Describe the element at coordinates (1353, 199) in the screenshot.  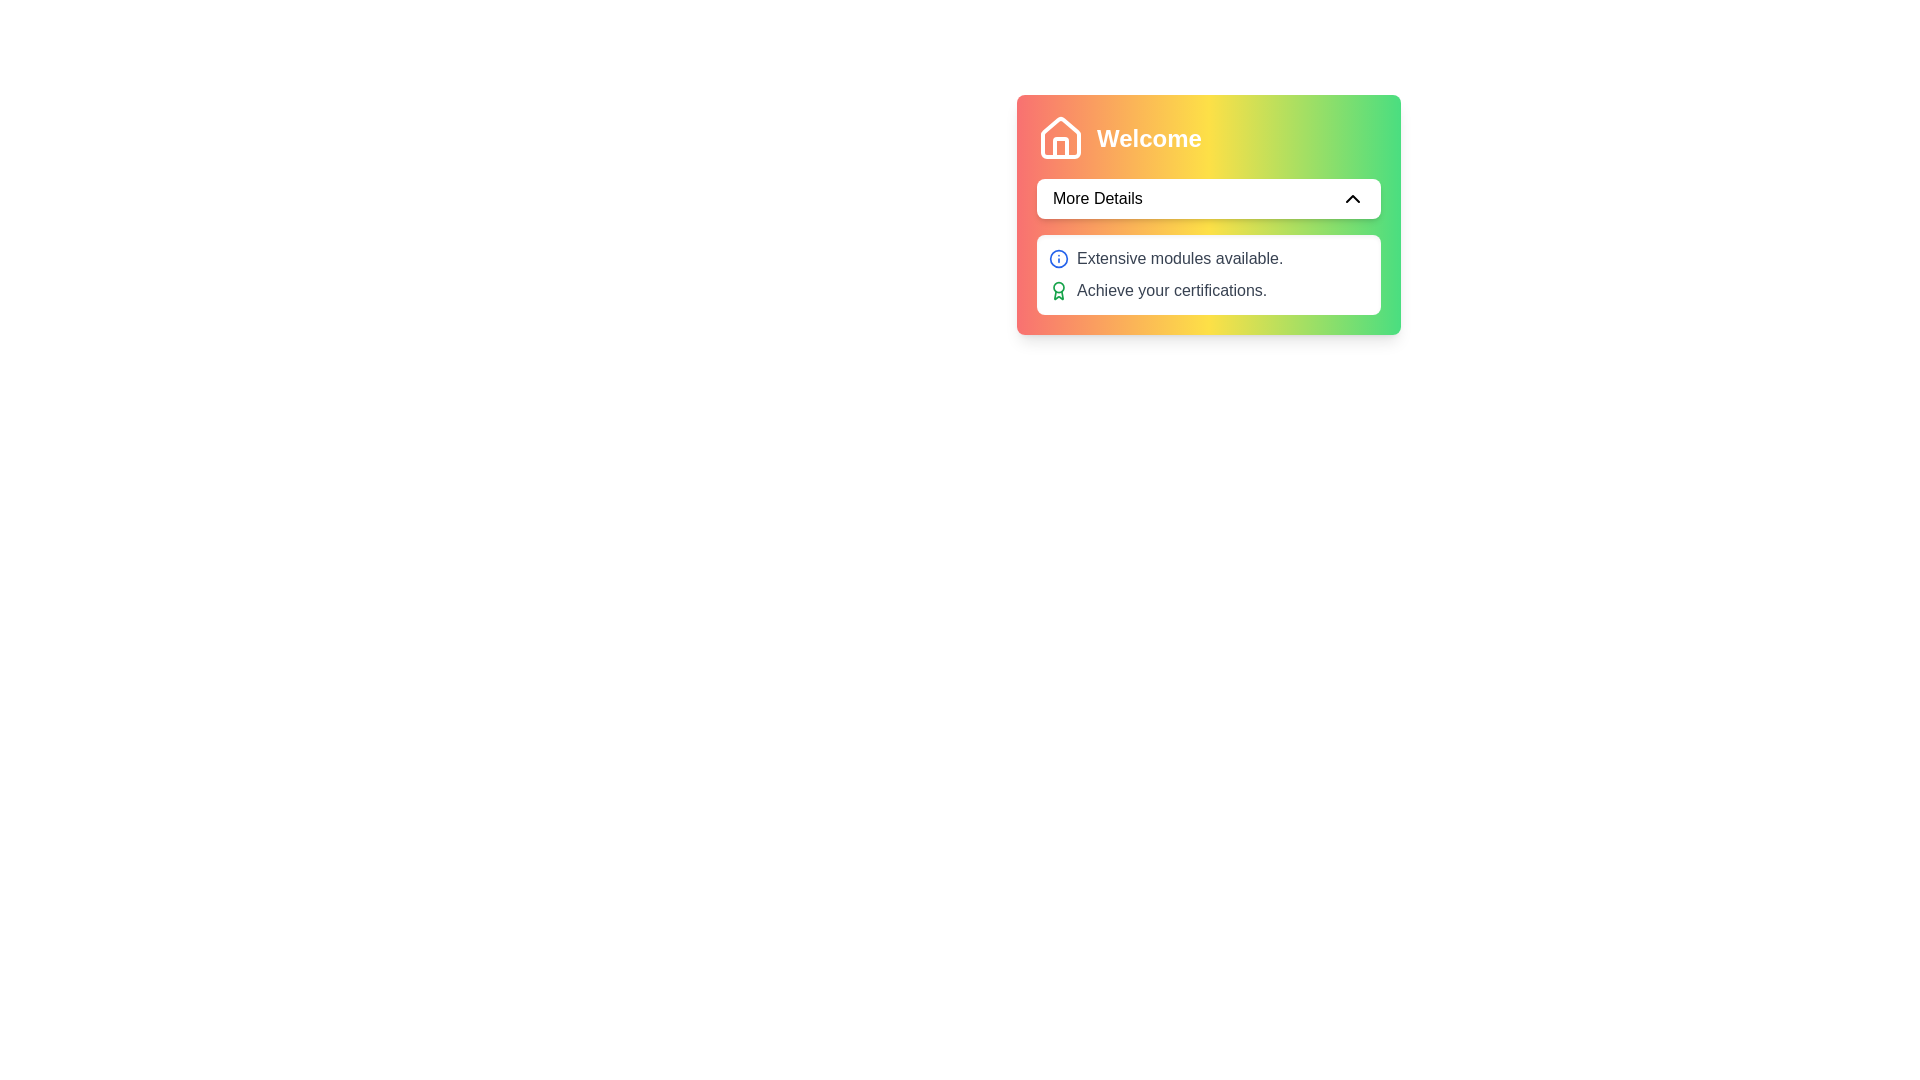
I see `the Chevron Icon next to the 'More Details' text to trigger a visual reaction` at that location.